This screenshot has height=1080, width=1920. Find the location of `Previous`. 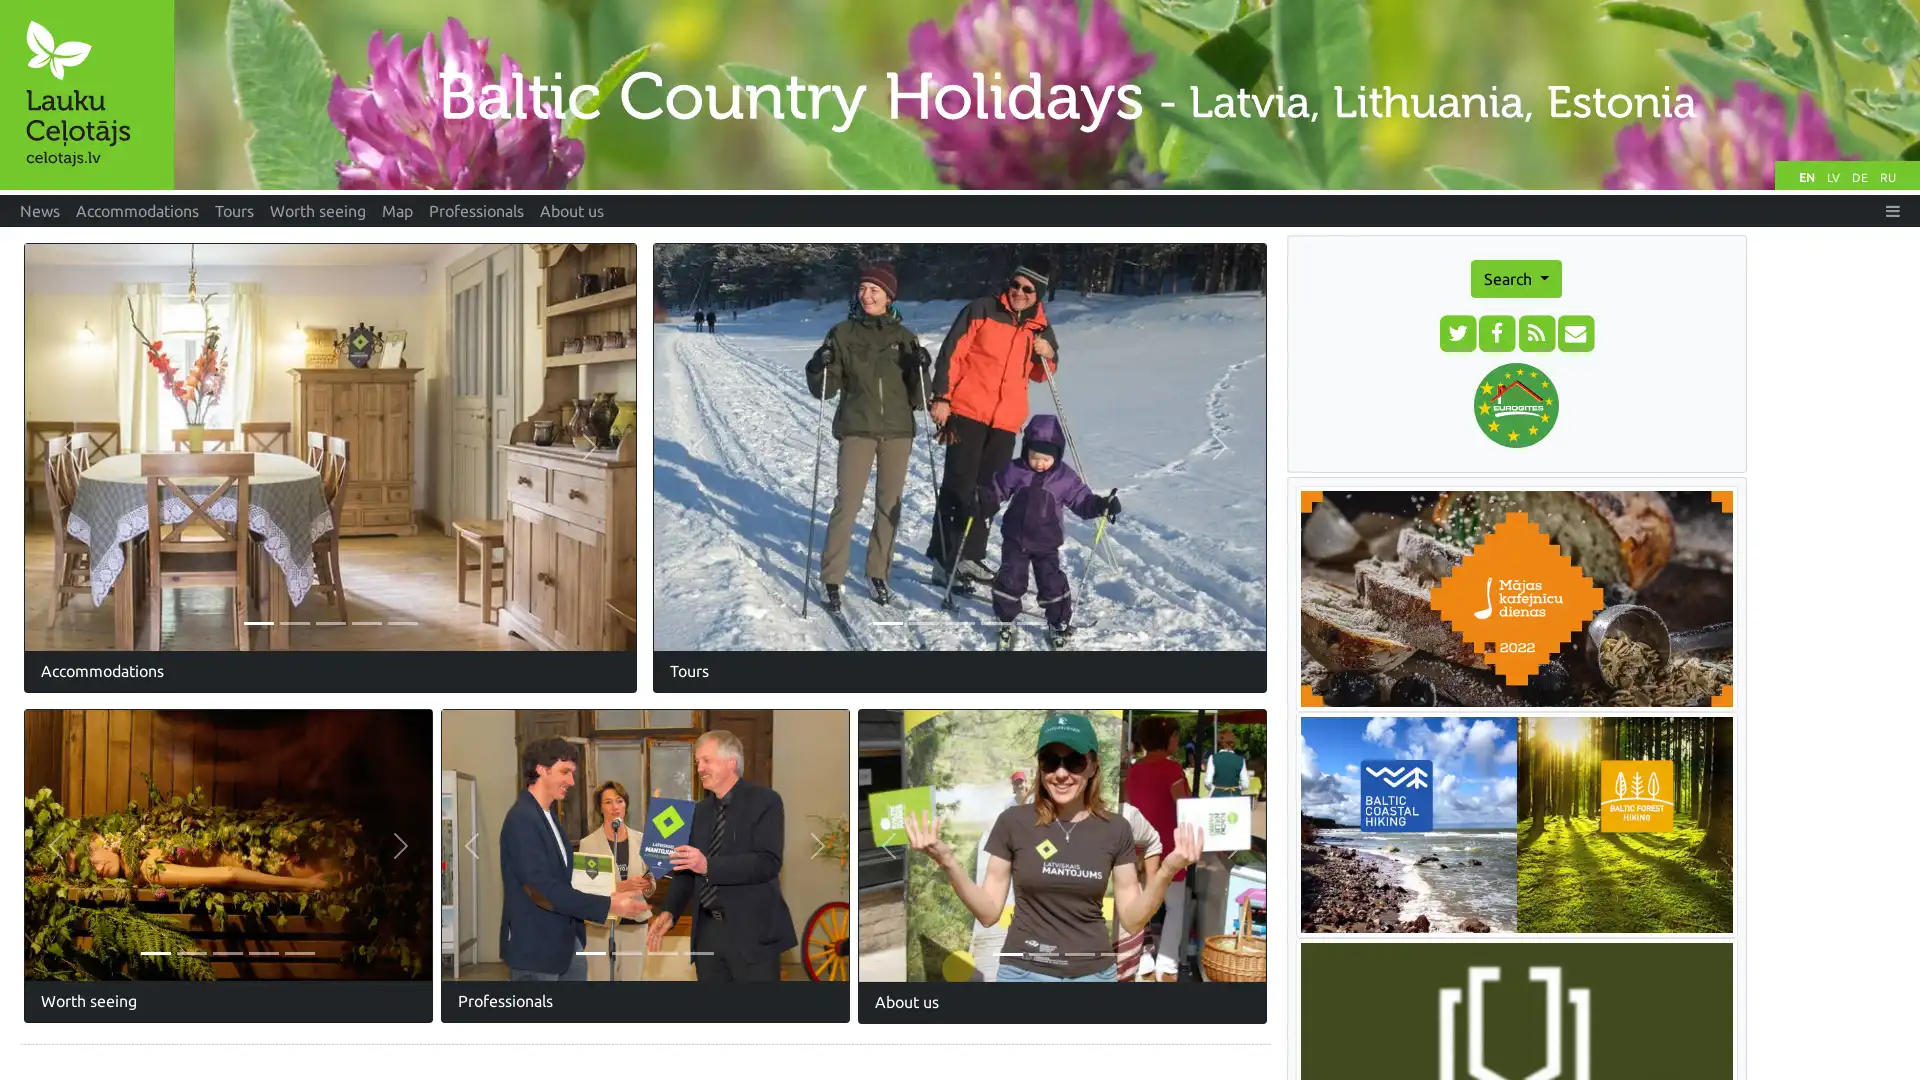

Previous is located at coordinates (55, 845).